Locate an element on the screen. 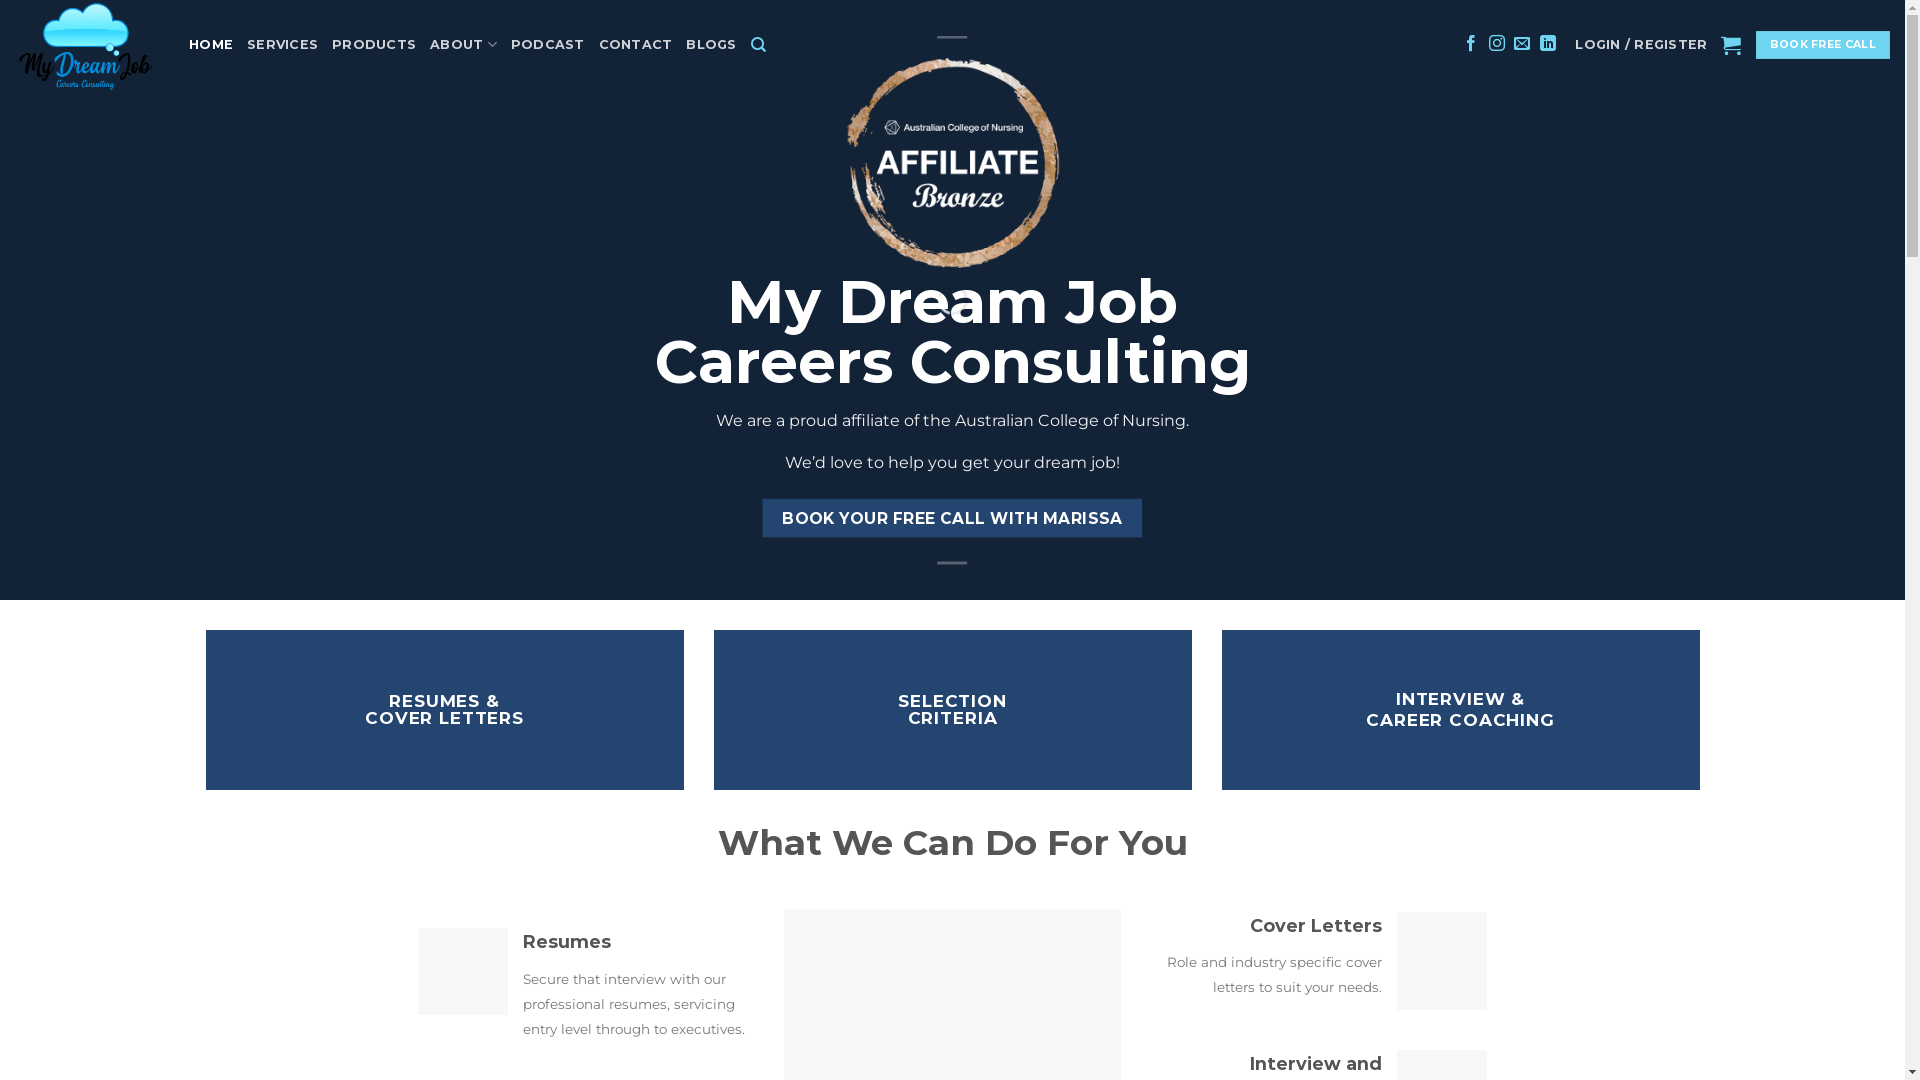 The height and width of the screenshot is (1080, 1920). 'Send us an email' is located at coordinates (1520, 43).